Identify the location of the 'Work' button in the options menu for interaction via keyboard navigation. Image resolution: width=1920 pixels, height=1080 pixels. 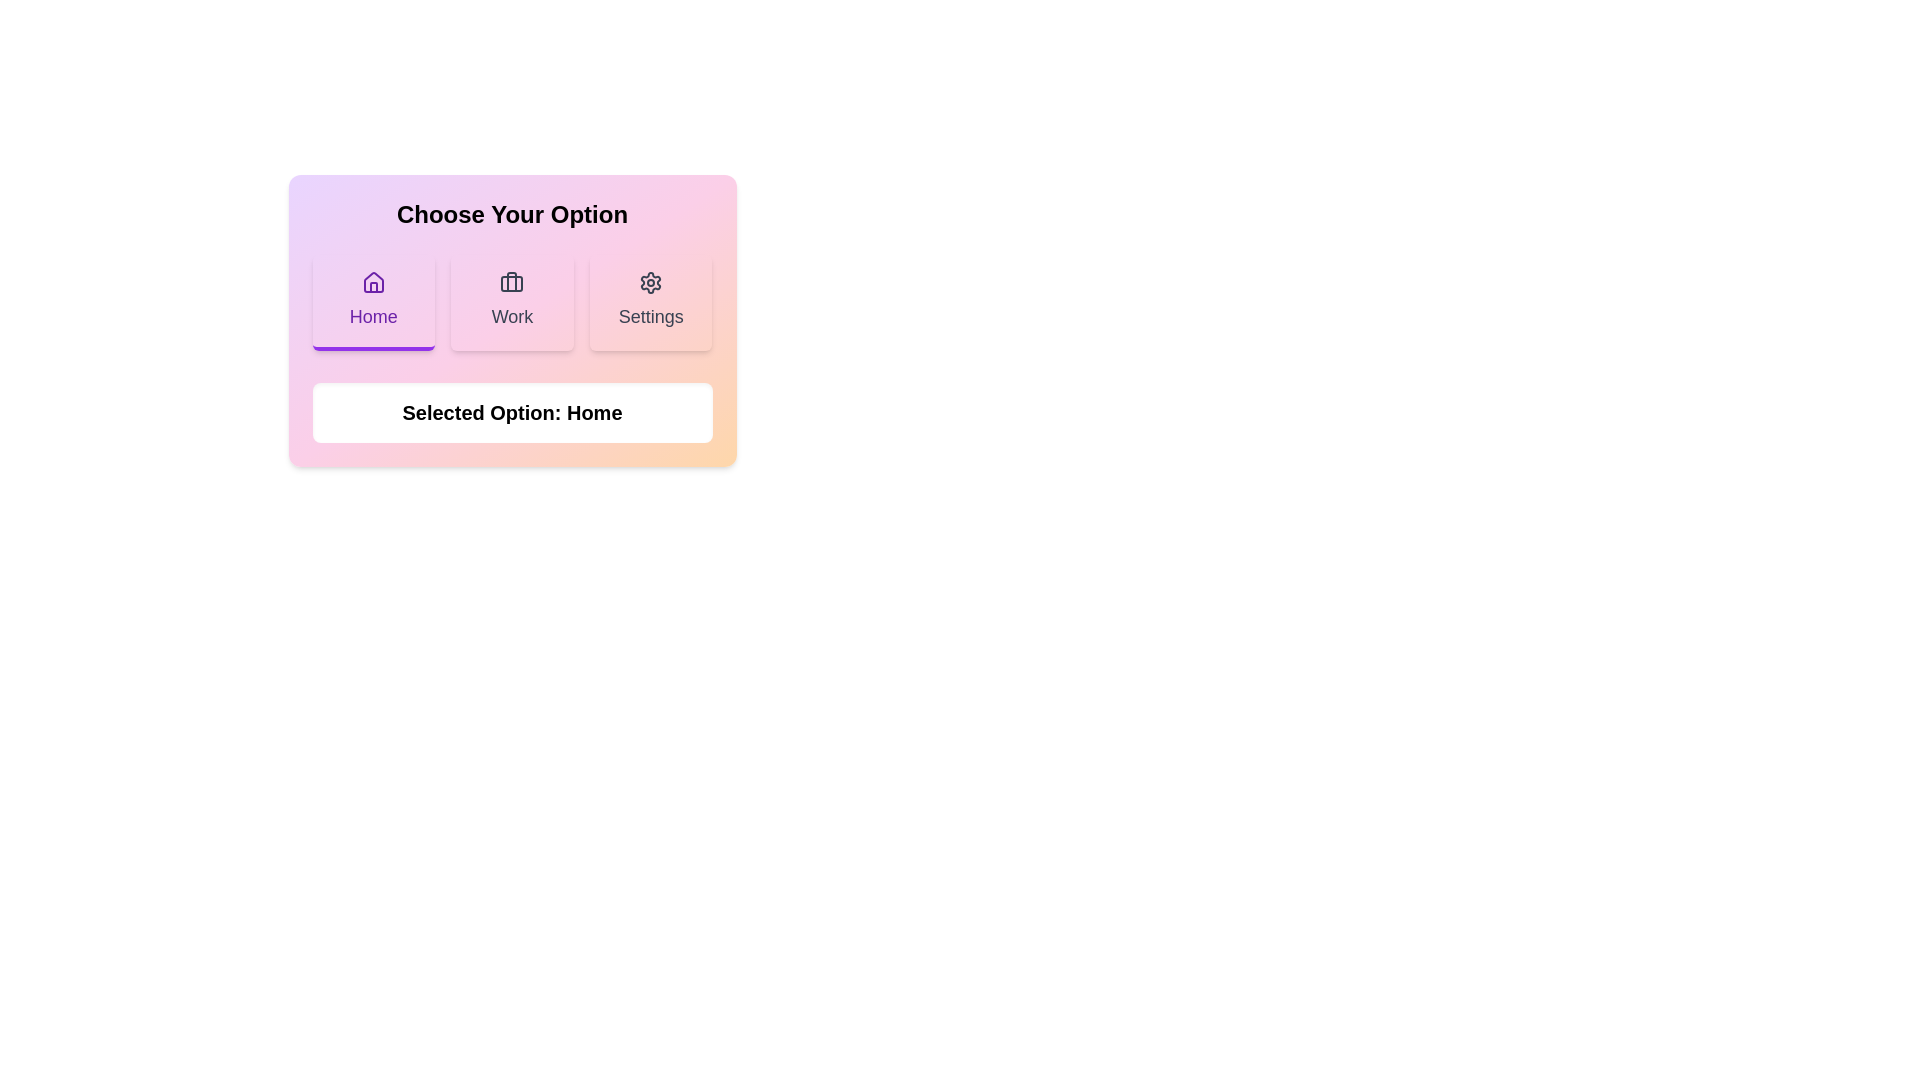
(512, 303).